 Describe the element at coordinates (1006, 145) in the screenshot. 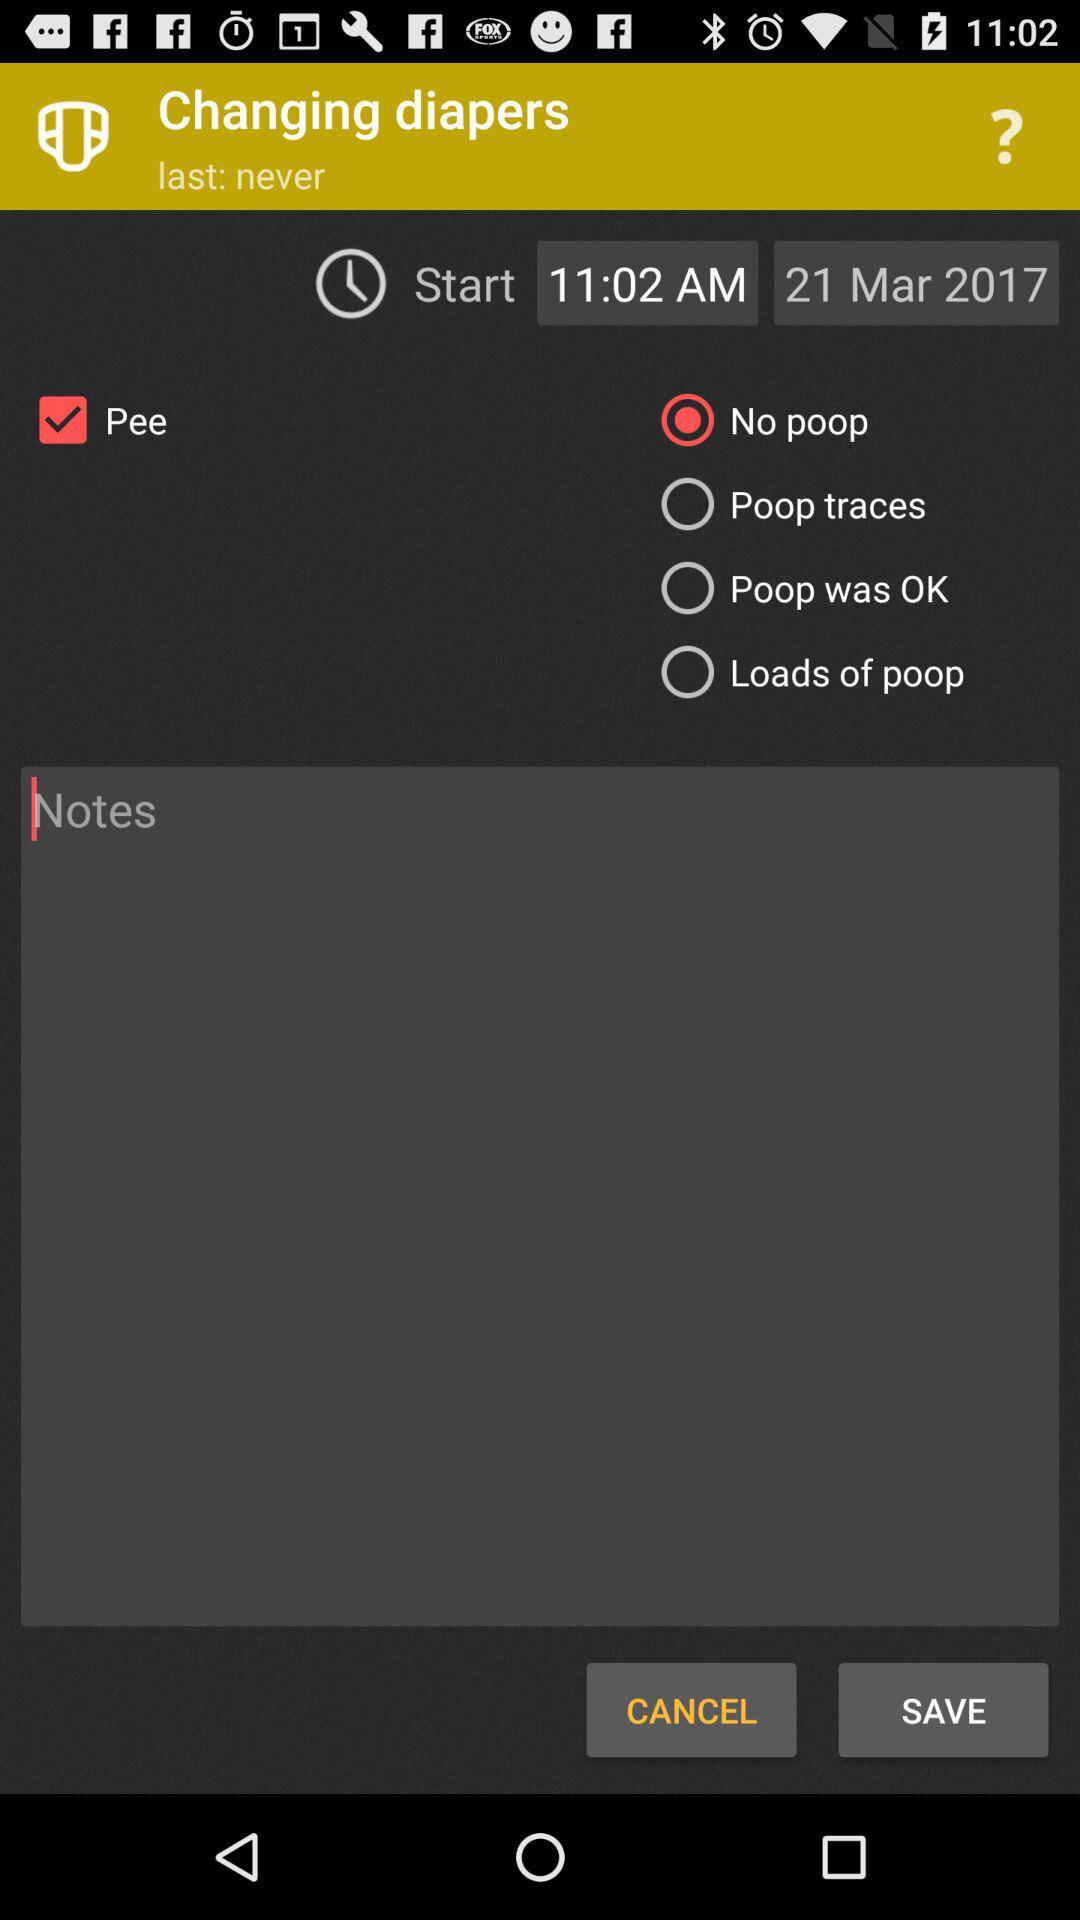

I see `the help icon` at that location.